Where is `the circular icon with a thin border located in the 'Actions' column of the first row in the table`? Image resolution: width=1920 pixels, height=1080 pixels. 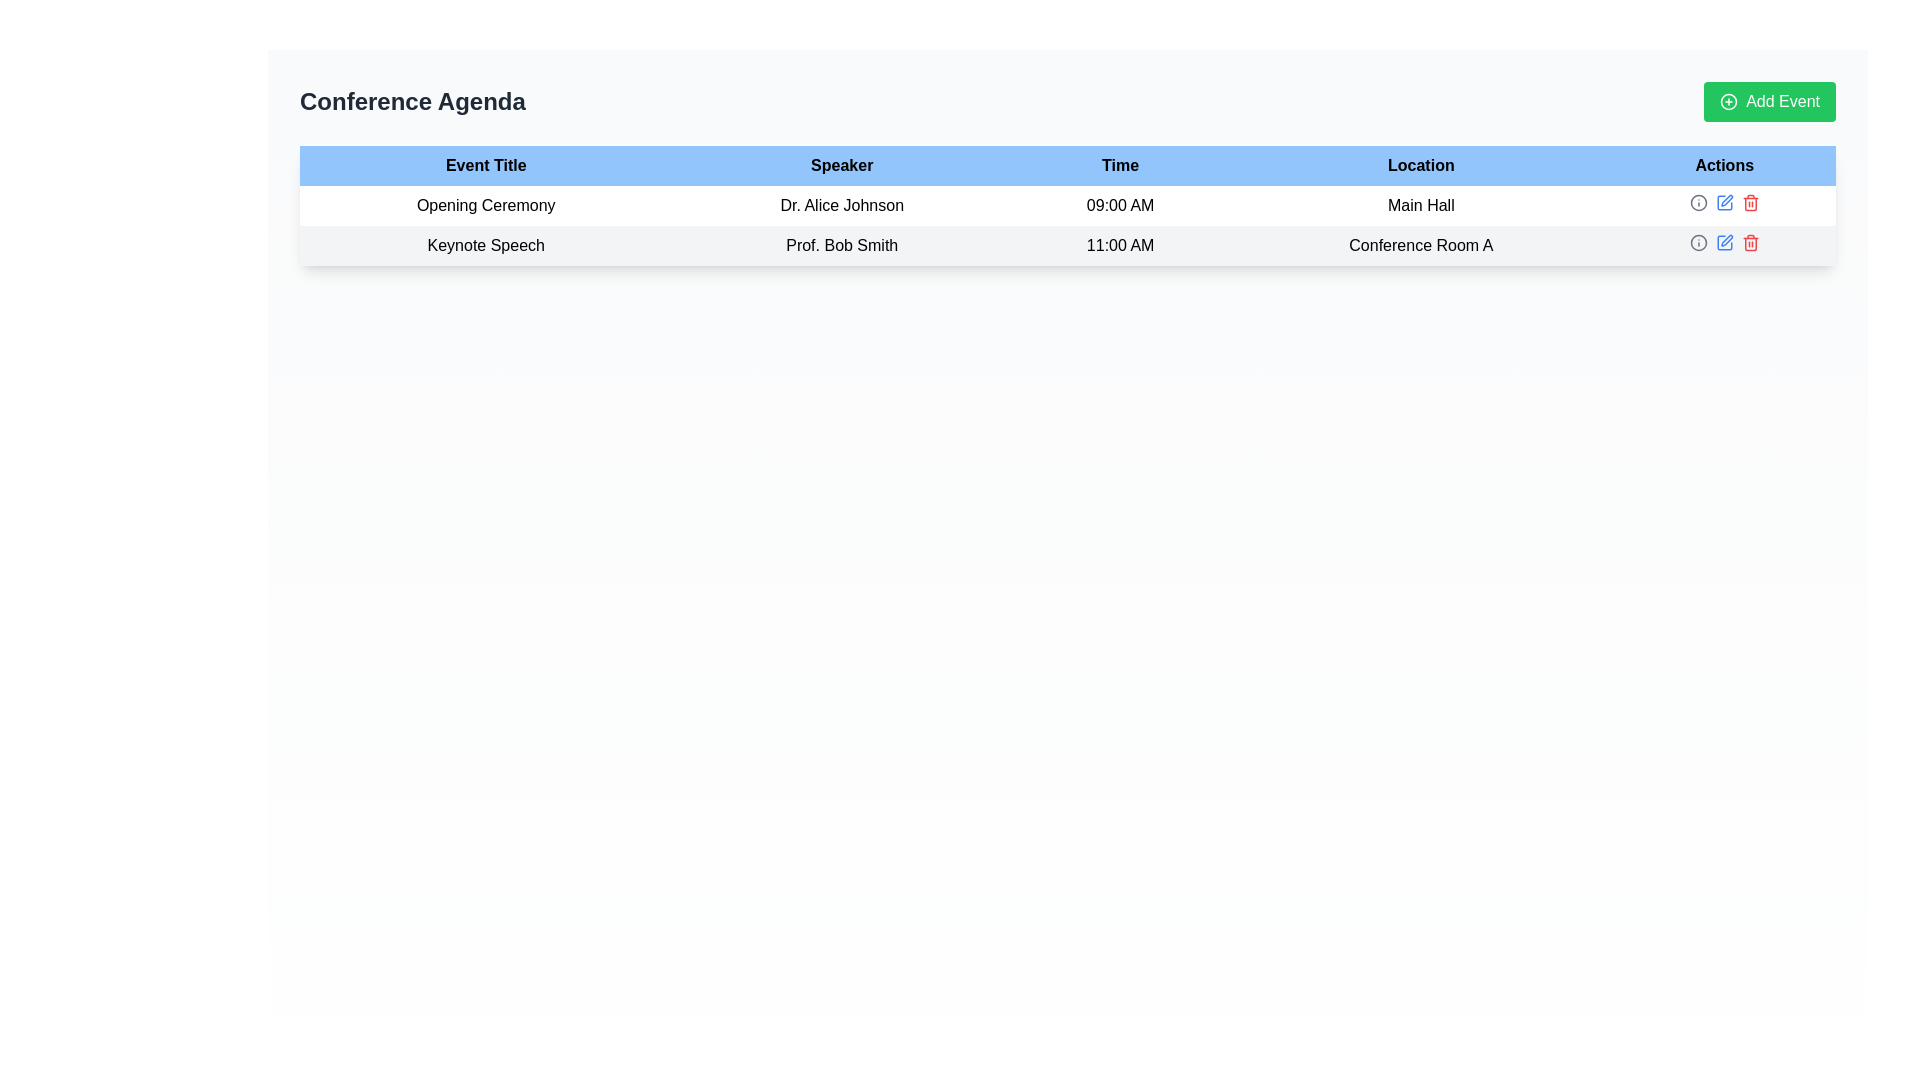 the circular icon with a thin border located in the 'Actions' column of the first row in the table is located at coordinates (1697, 242).